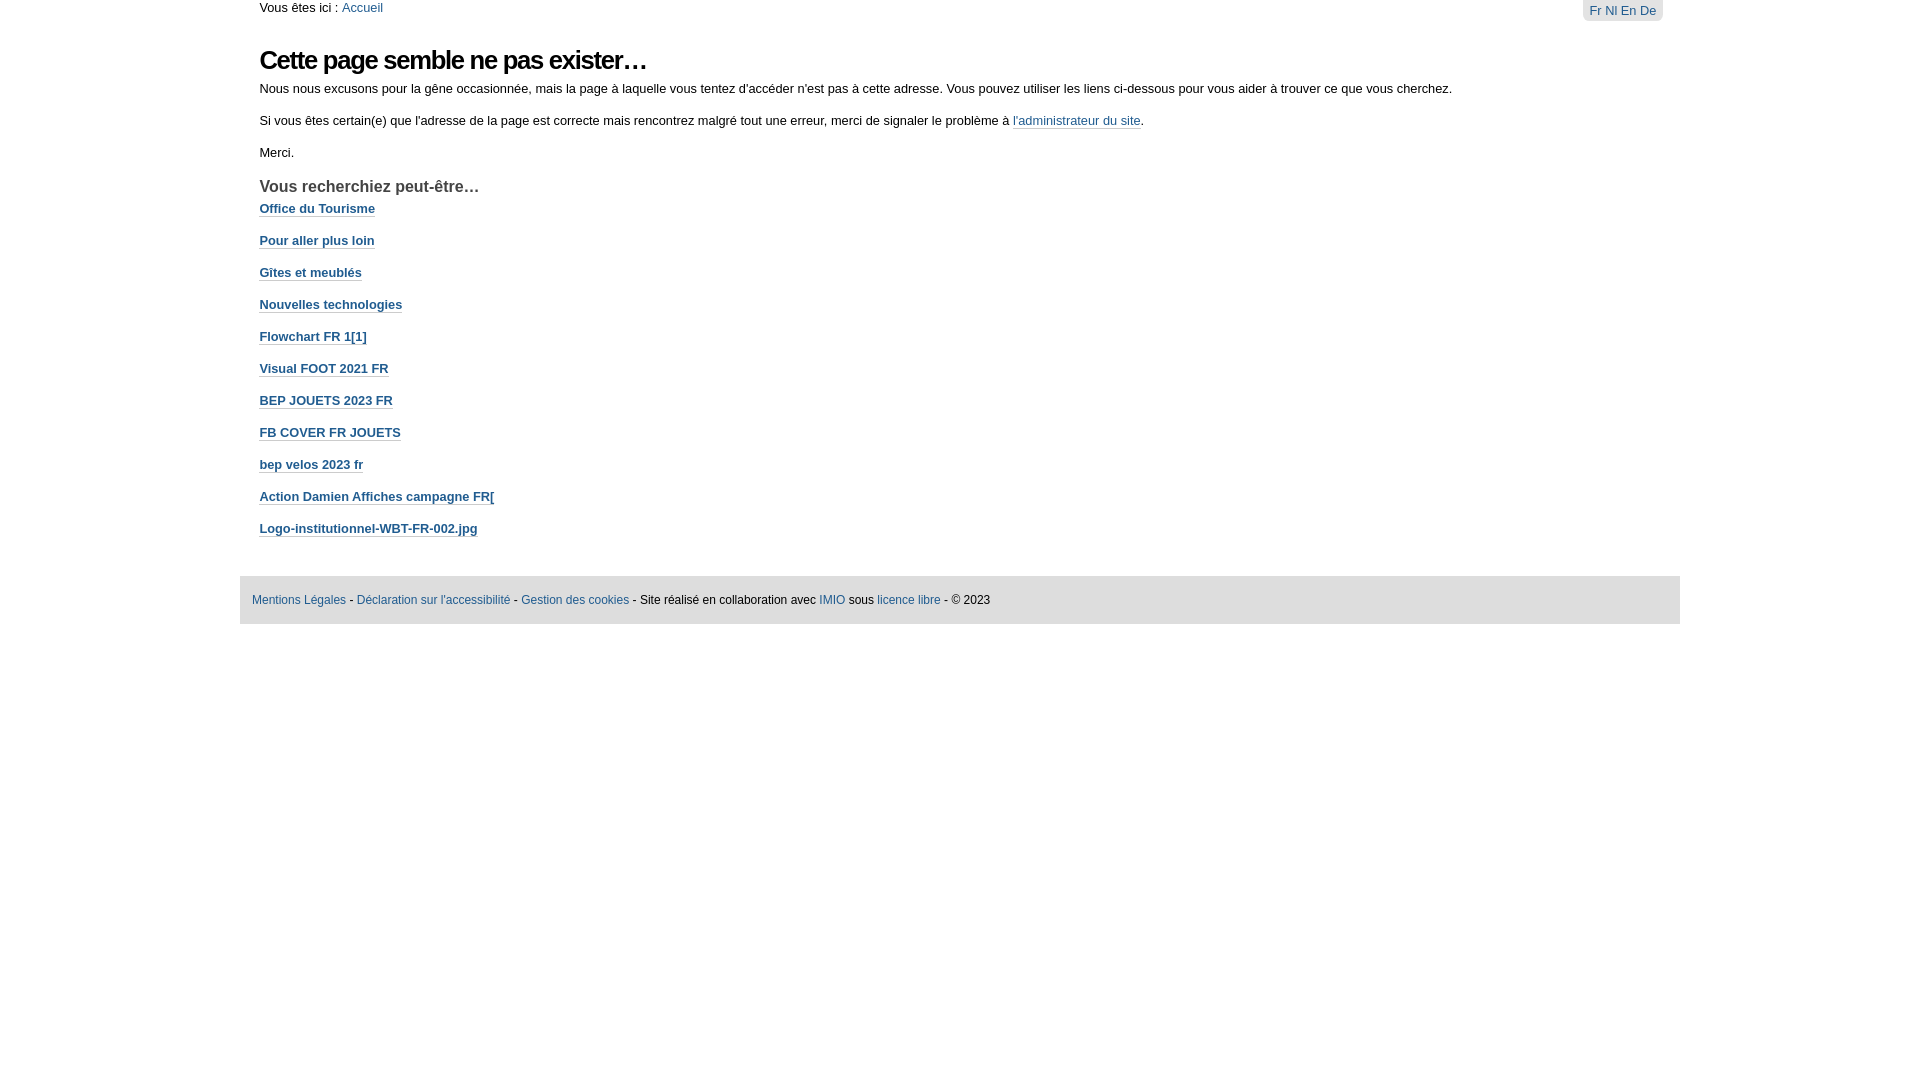 Image resolution: width=1920 pixels, height=1080 pixels. What do you see at coordinates (368, 527) in the screenshot?
I see `'Logo-institutionnel-WBT-FR-002.jpg'` at bounding box center [368, 527].